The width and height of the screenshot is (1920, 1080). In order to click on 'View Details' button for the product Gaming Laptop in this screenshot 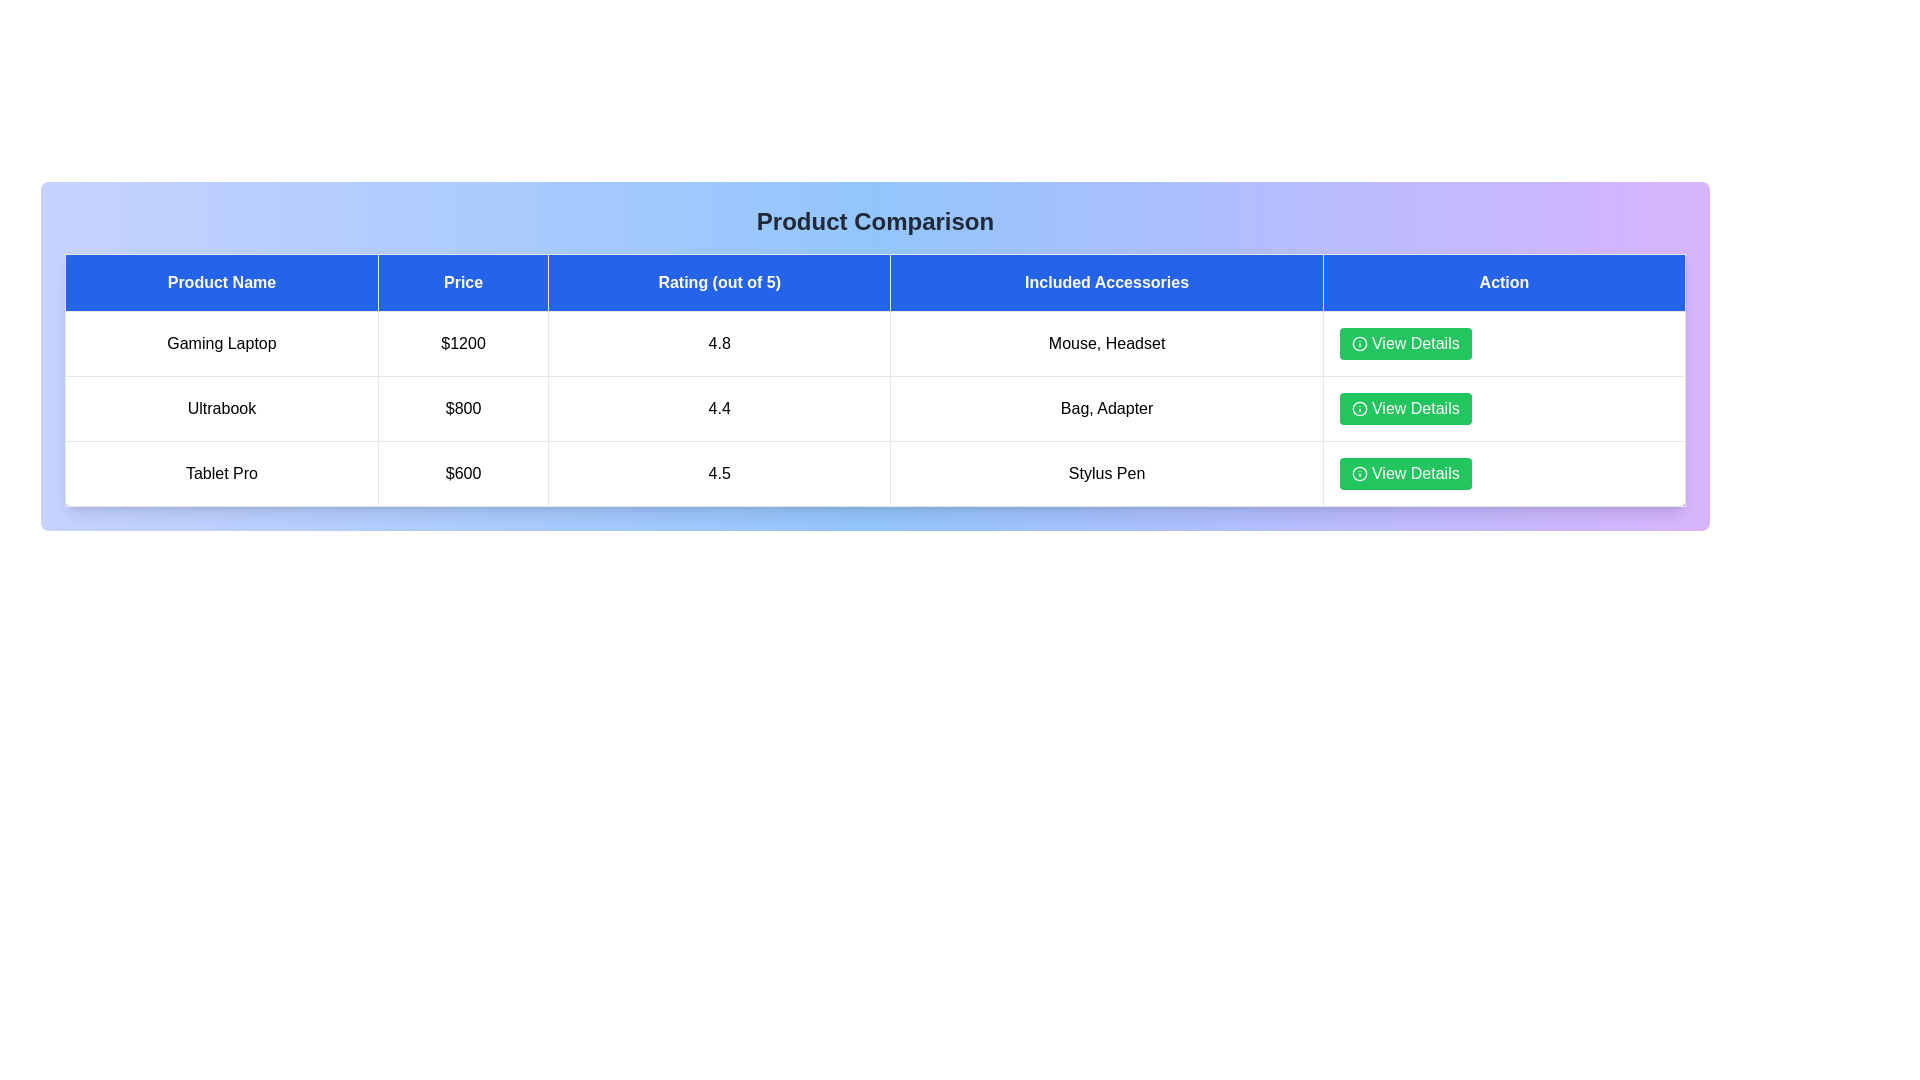, I will do `click(1404, 342)`.